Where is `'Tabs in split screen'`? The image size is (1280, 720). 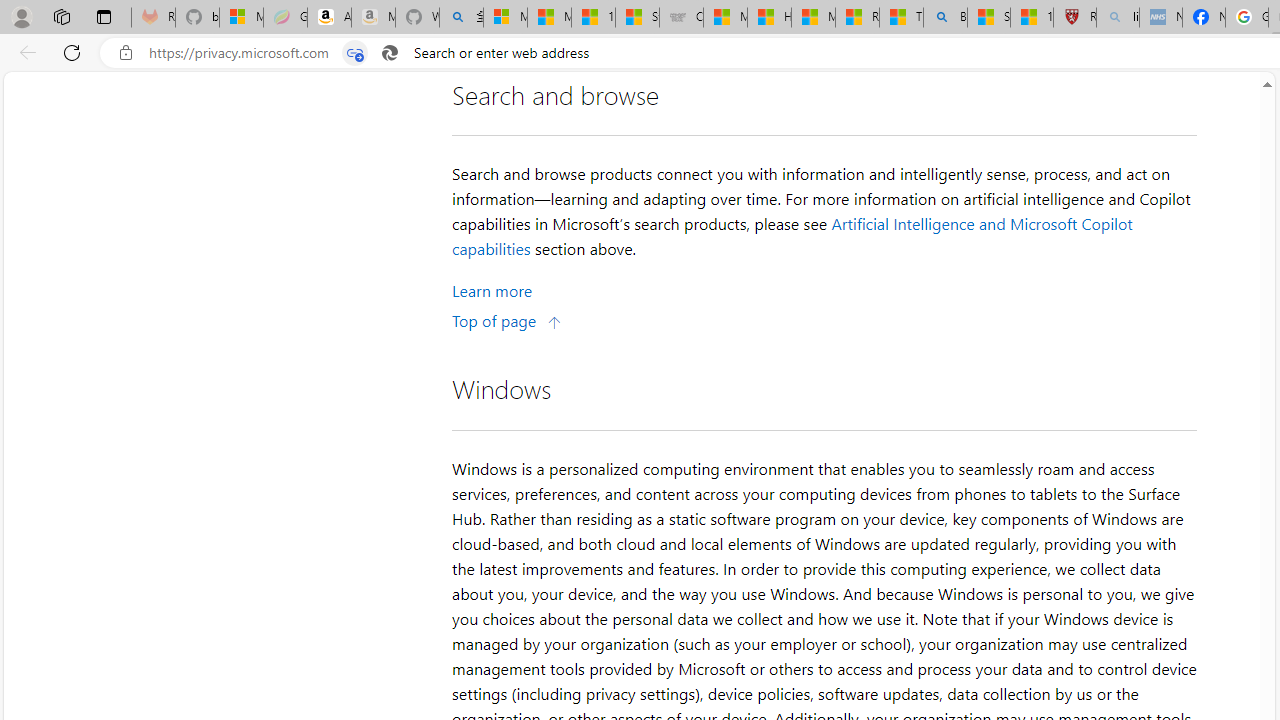 'Tabs in split screen' is located at coordinates (355, 52).